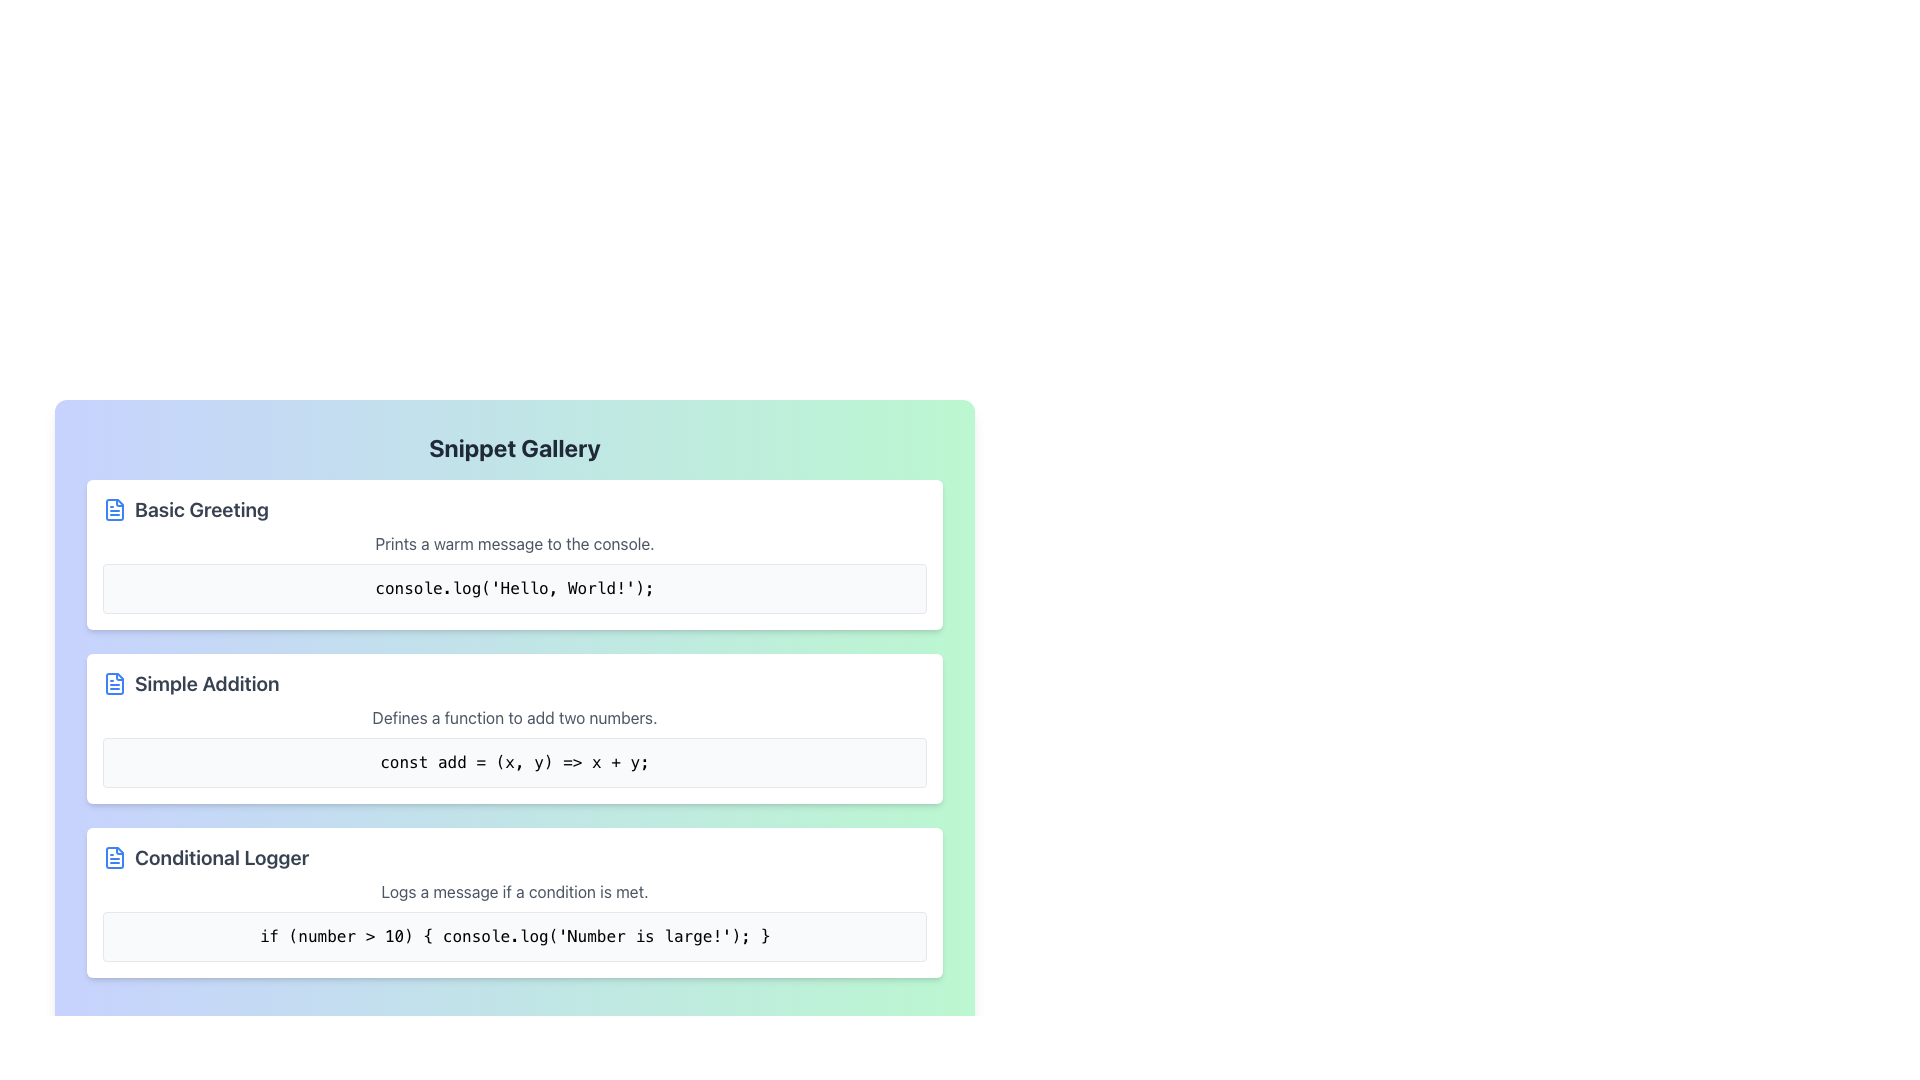  Describe the element at coordinates (514, 890) in the screenshot. I see `the text label that reads 'Logs a message if a condition is met.' which is styled with a gray font and located below the title 'Conditional Logger' in the third card of the code snippets list` at that location.